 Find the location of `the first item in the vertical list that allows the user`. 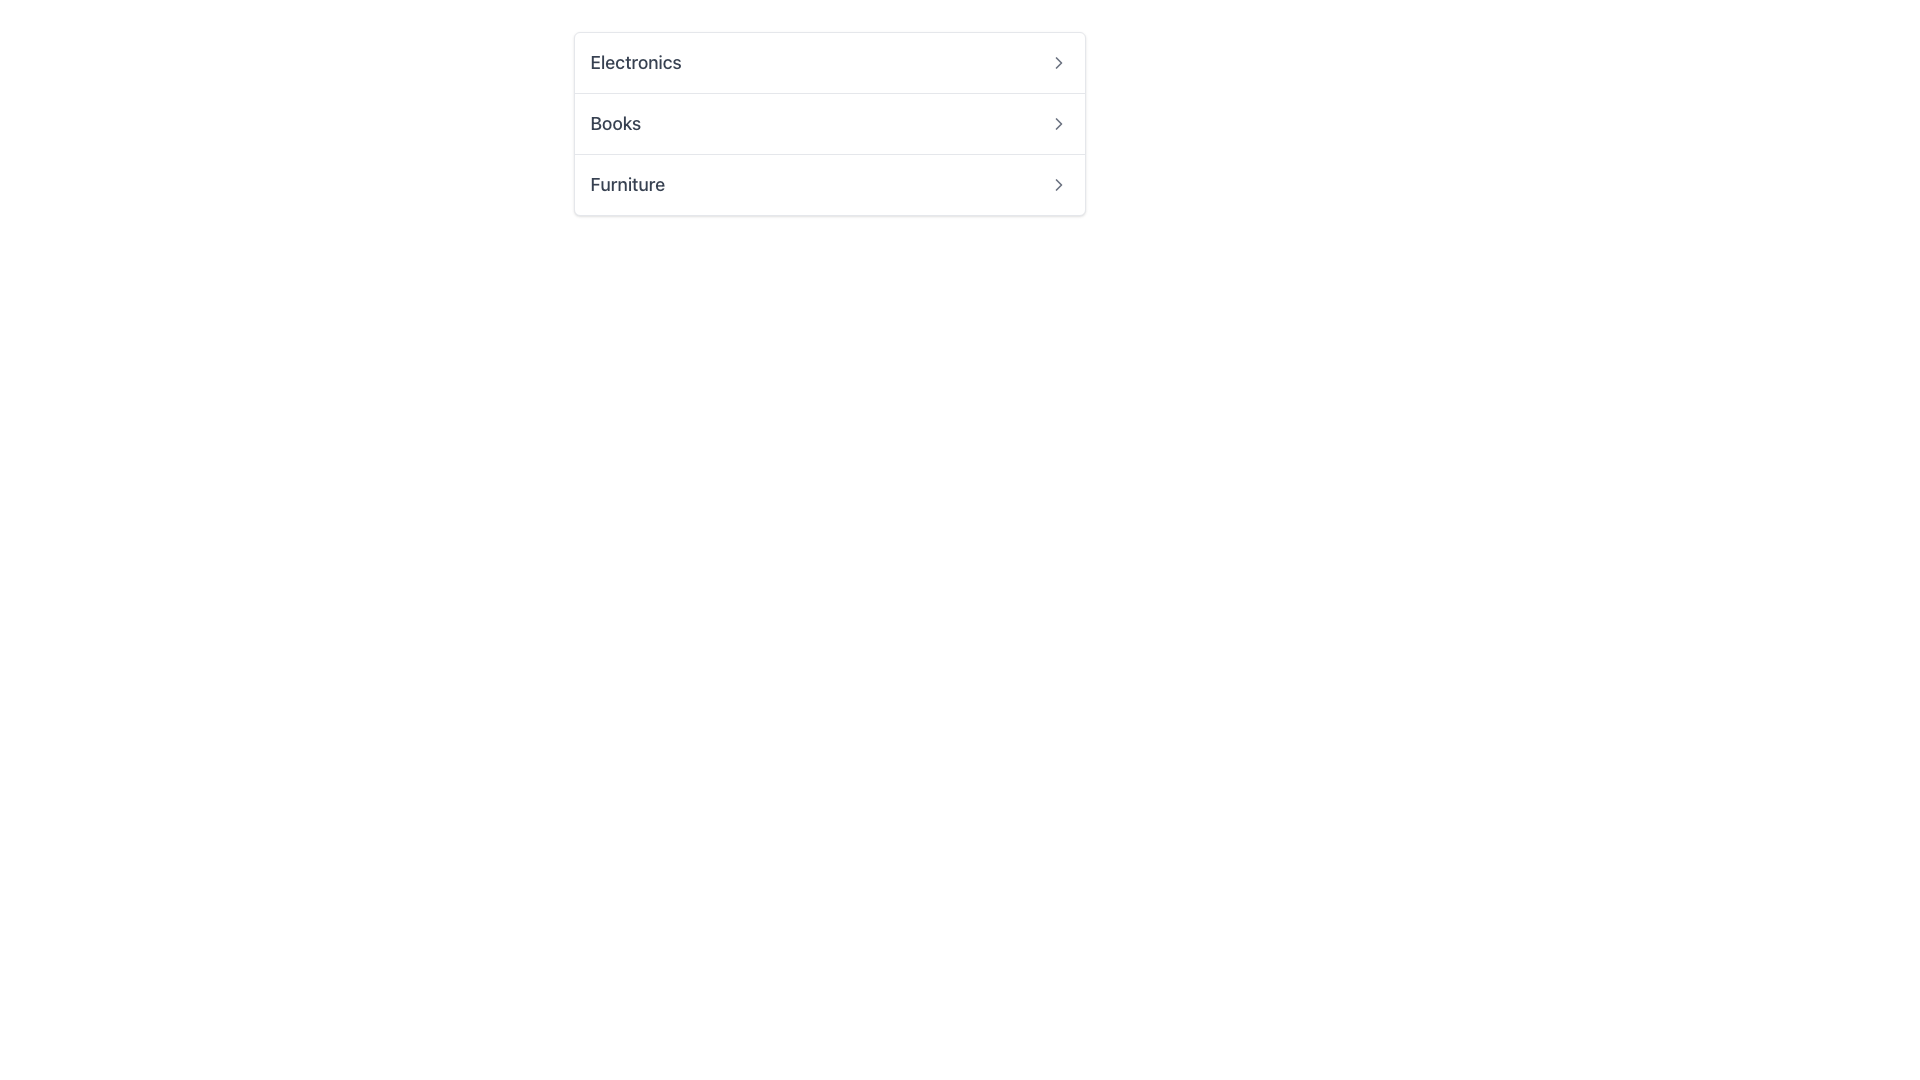

the first item in the vertical list that allows the user is located at coordinates (829, 61).